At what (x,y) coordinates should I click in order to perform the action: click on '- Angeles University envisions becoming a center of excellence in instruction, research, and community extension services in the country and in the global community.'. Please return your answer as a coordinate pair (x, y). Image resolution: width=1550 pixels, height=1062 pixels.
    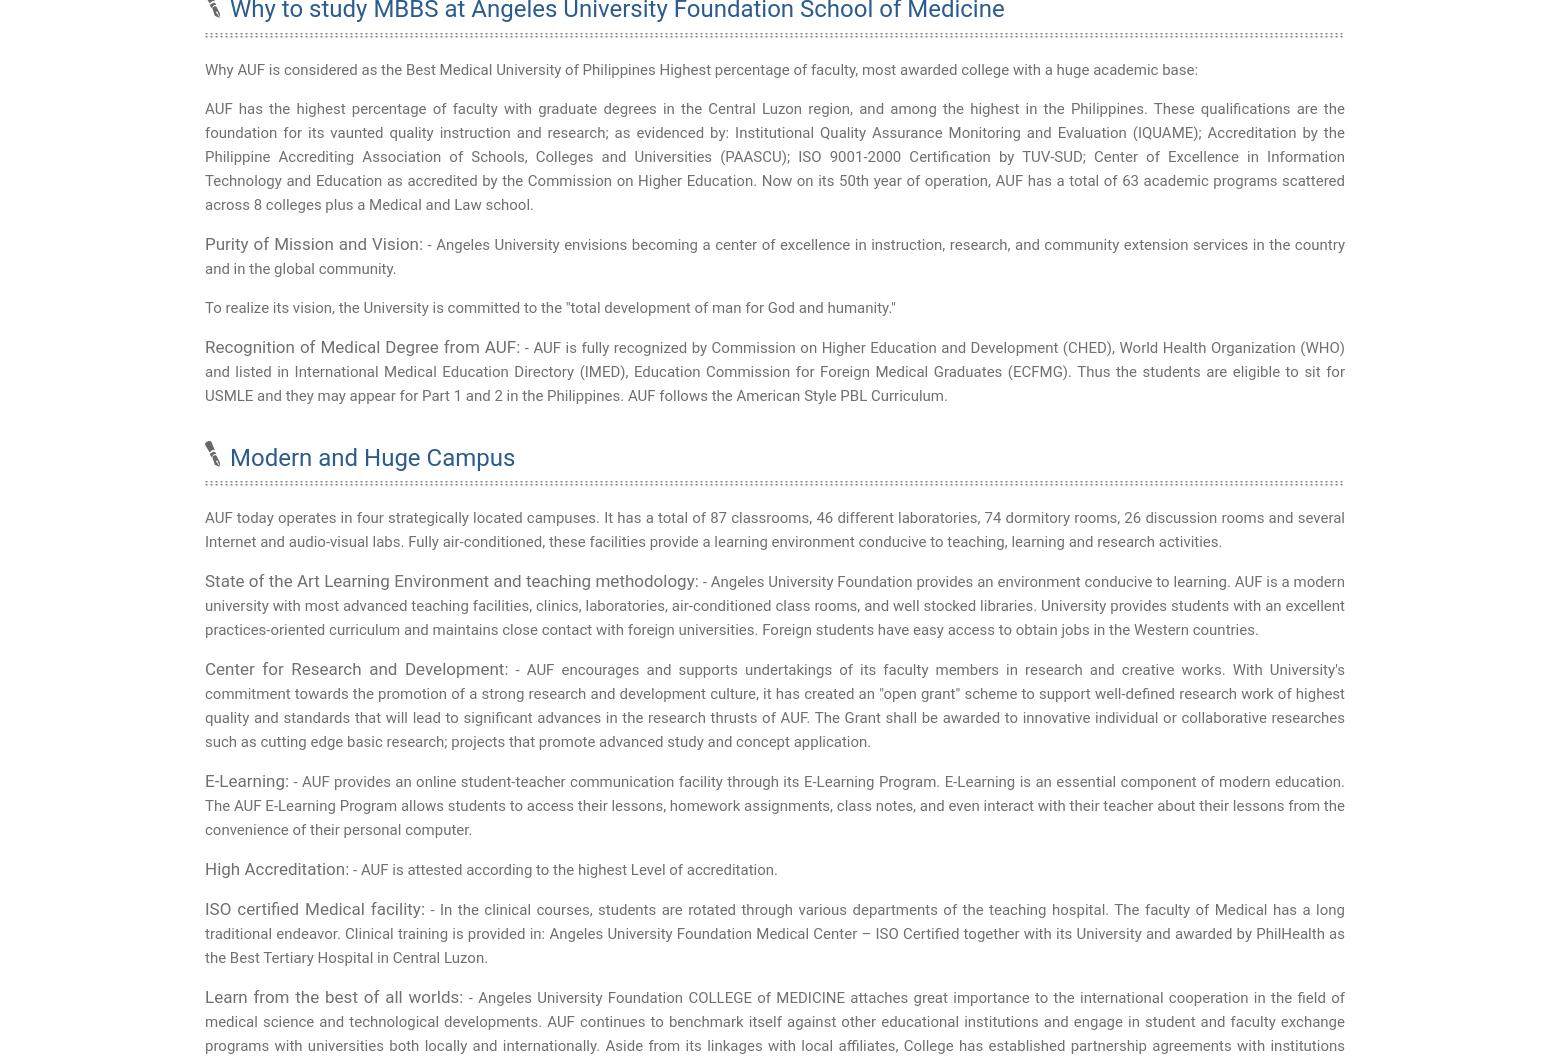
    Looking at the image, I should click on (204, 256).